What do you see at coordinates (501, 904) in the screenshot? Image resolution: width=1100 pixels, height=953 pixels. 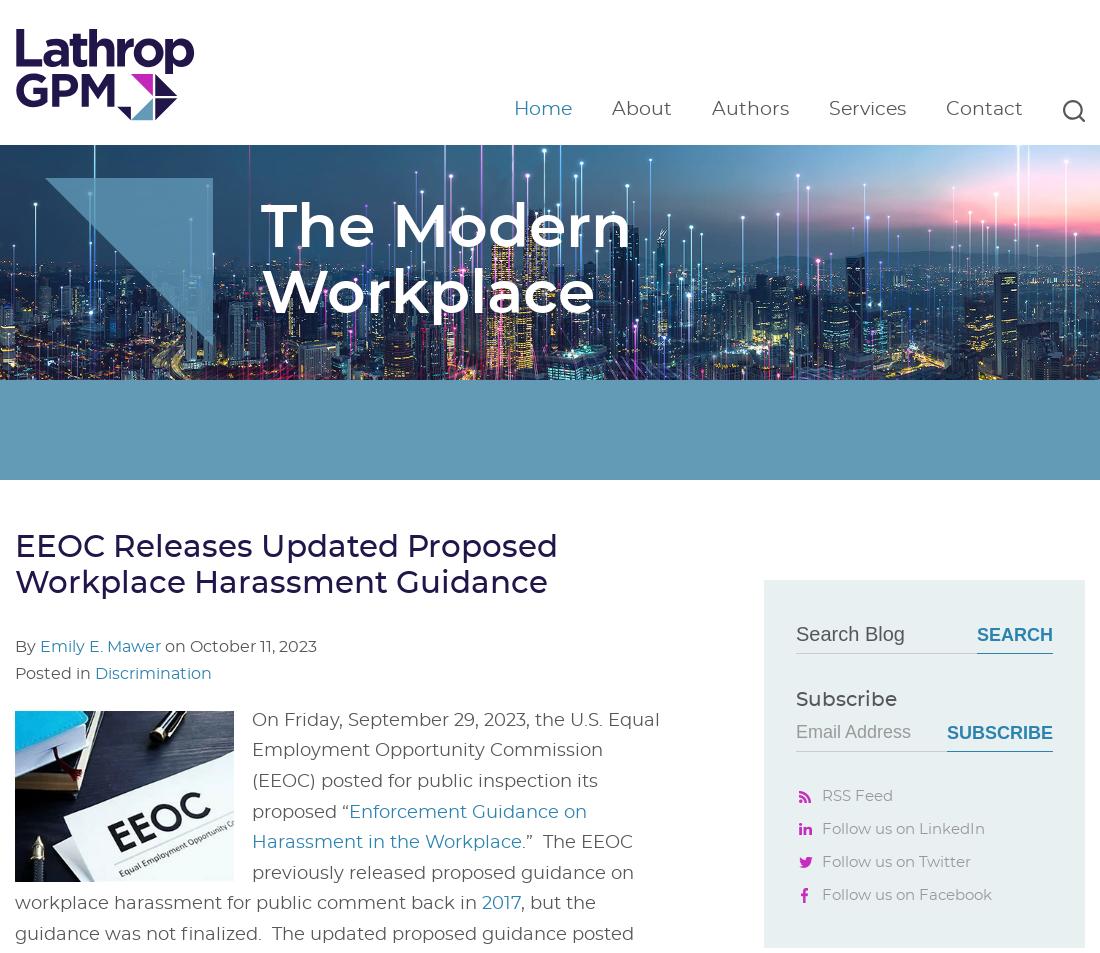 I see `'2017'` at bounding box center [501, 904].